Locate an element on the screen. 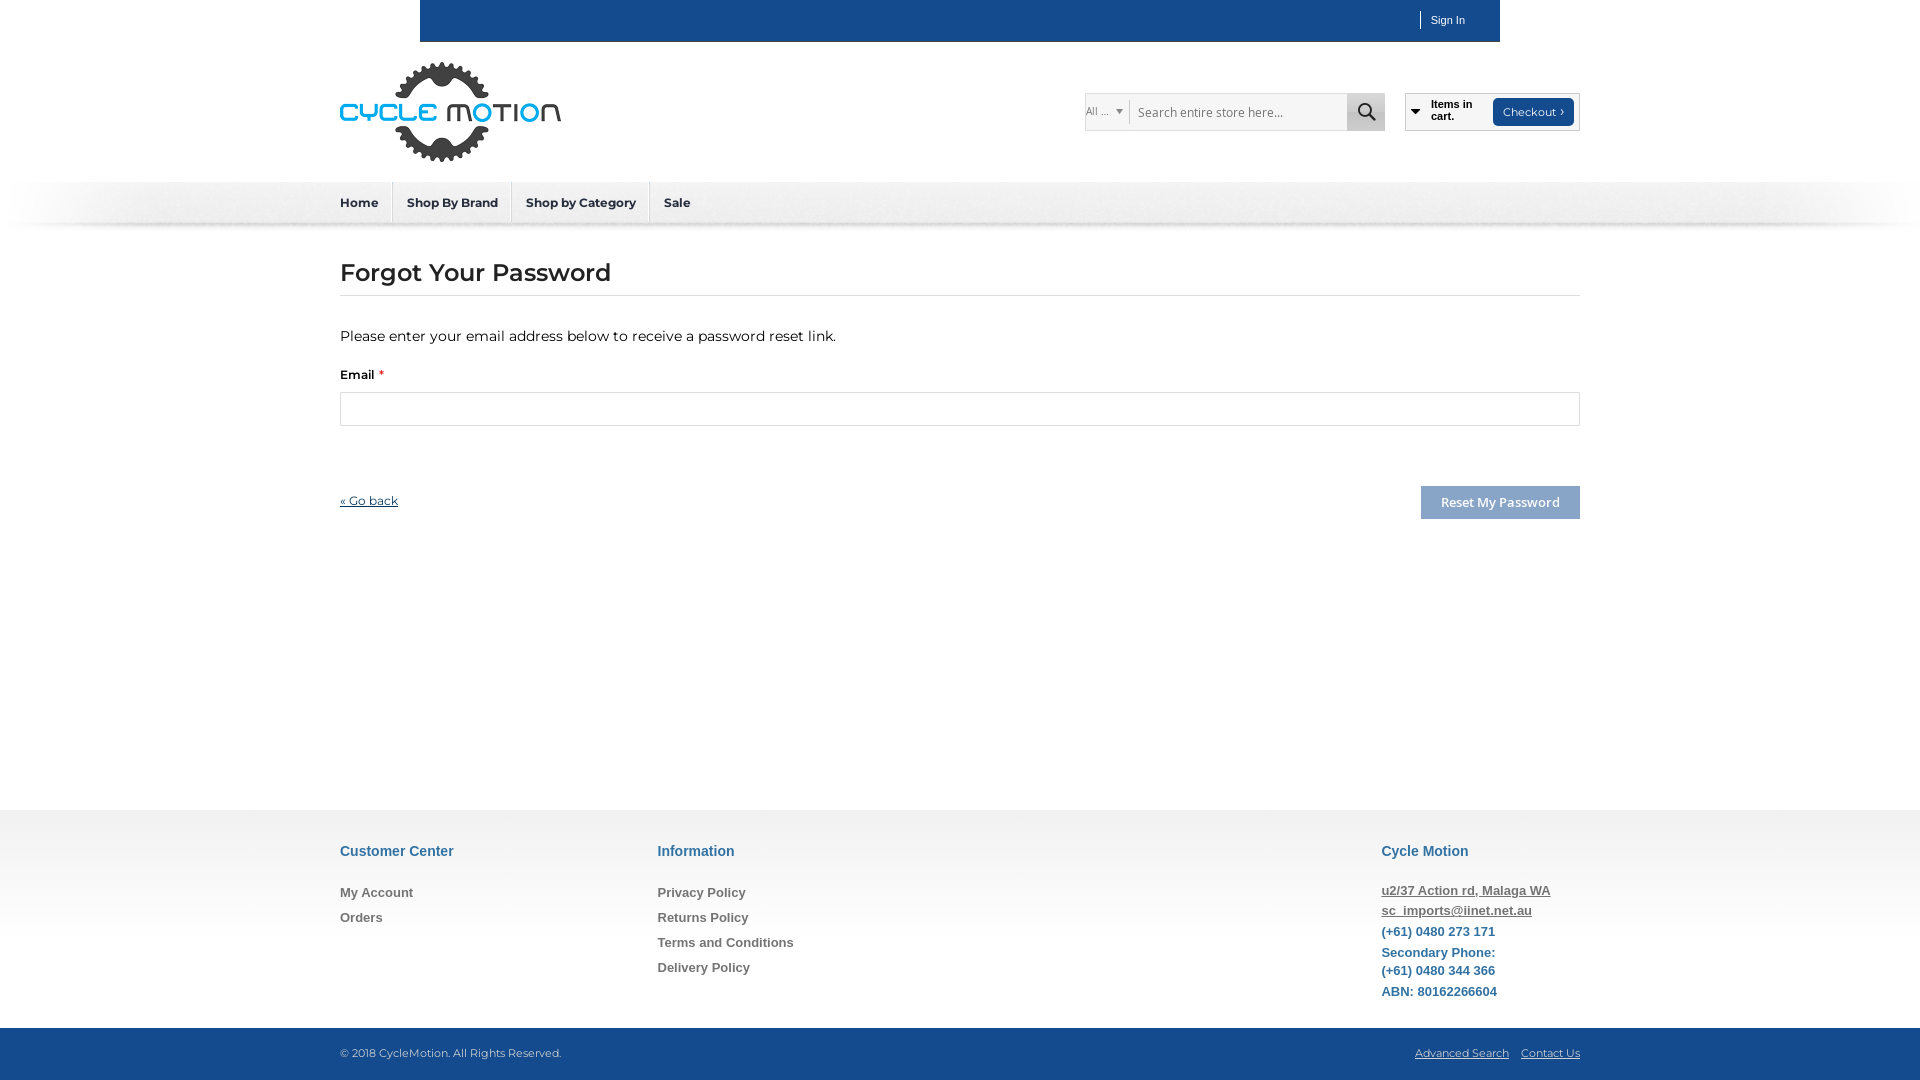 The height and width of the screenshot is (1080, 1920). 'Shop By Brand' is located at coordinates (451, 202).